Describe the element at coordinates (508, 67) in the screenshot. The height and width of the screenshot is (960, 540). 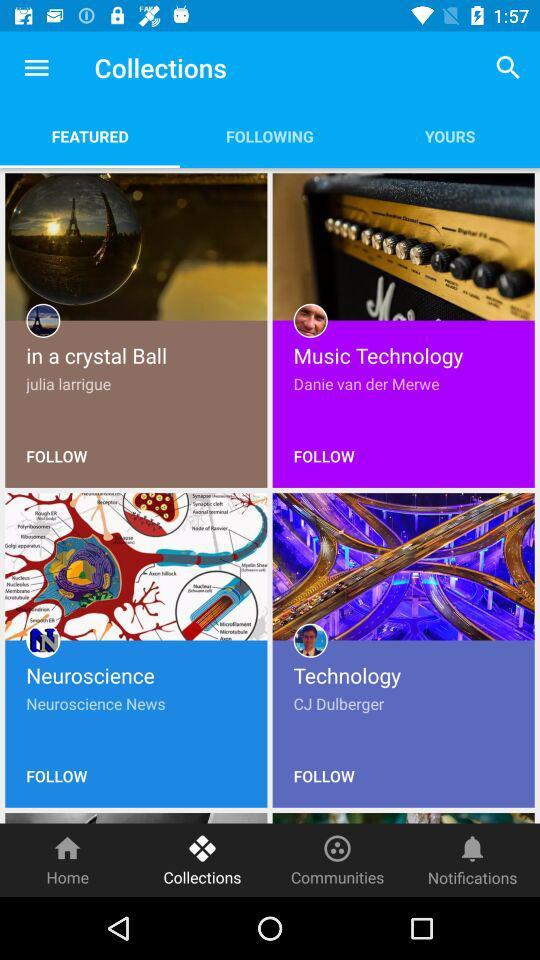
I see `the icon above yours app` at that location.